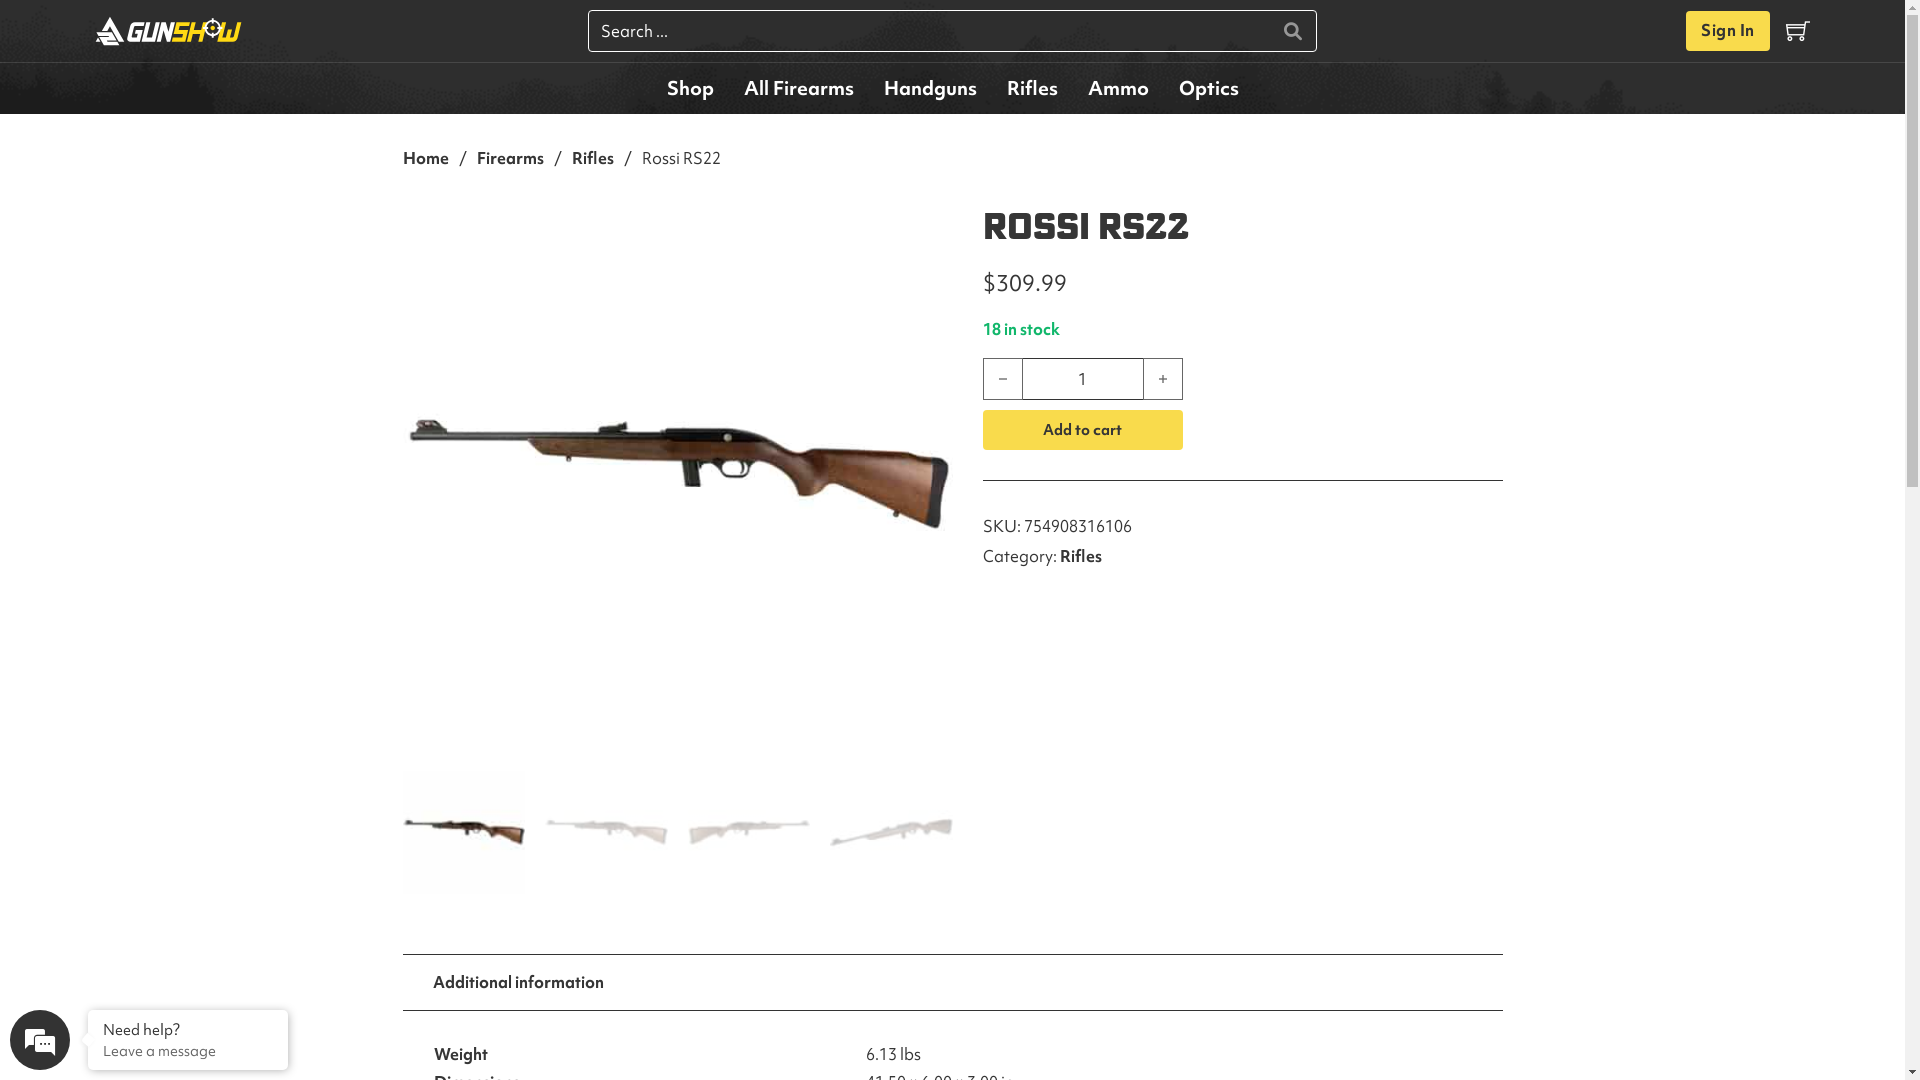  Describe the element at coordinates (1116, 87) in the screenshot. I see `'Ammo'` at that location.